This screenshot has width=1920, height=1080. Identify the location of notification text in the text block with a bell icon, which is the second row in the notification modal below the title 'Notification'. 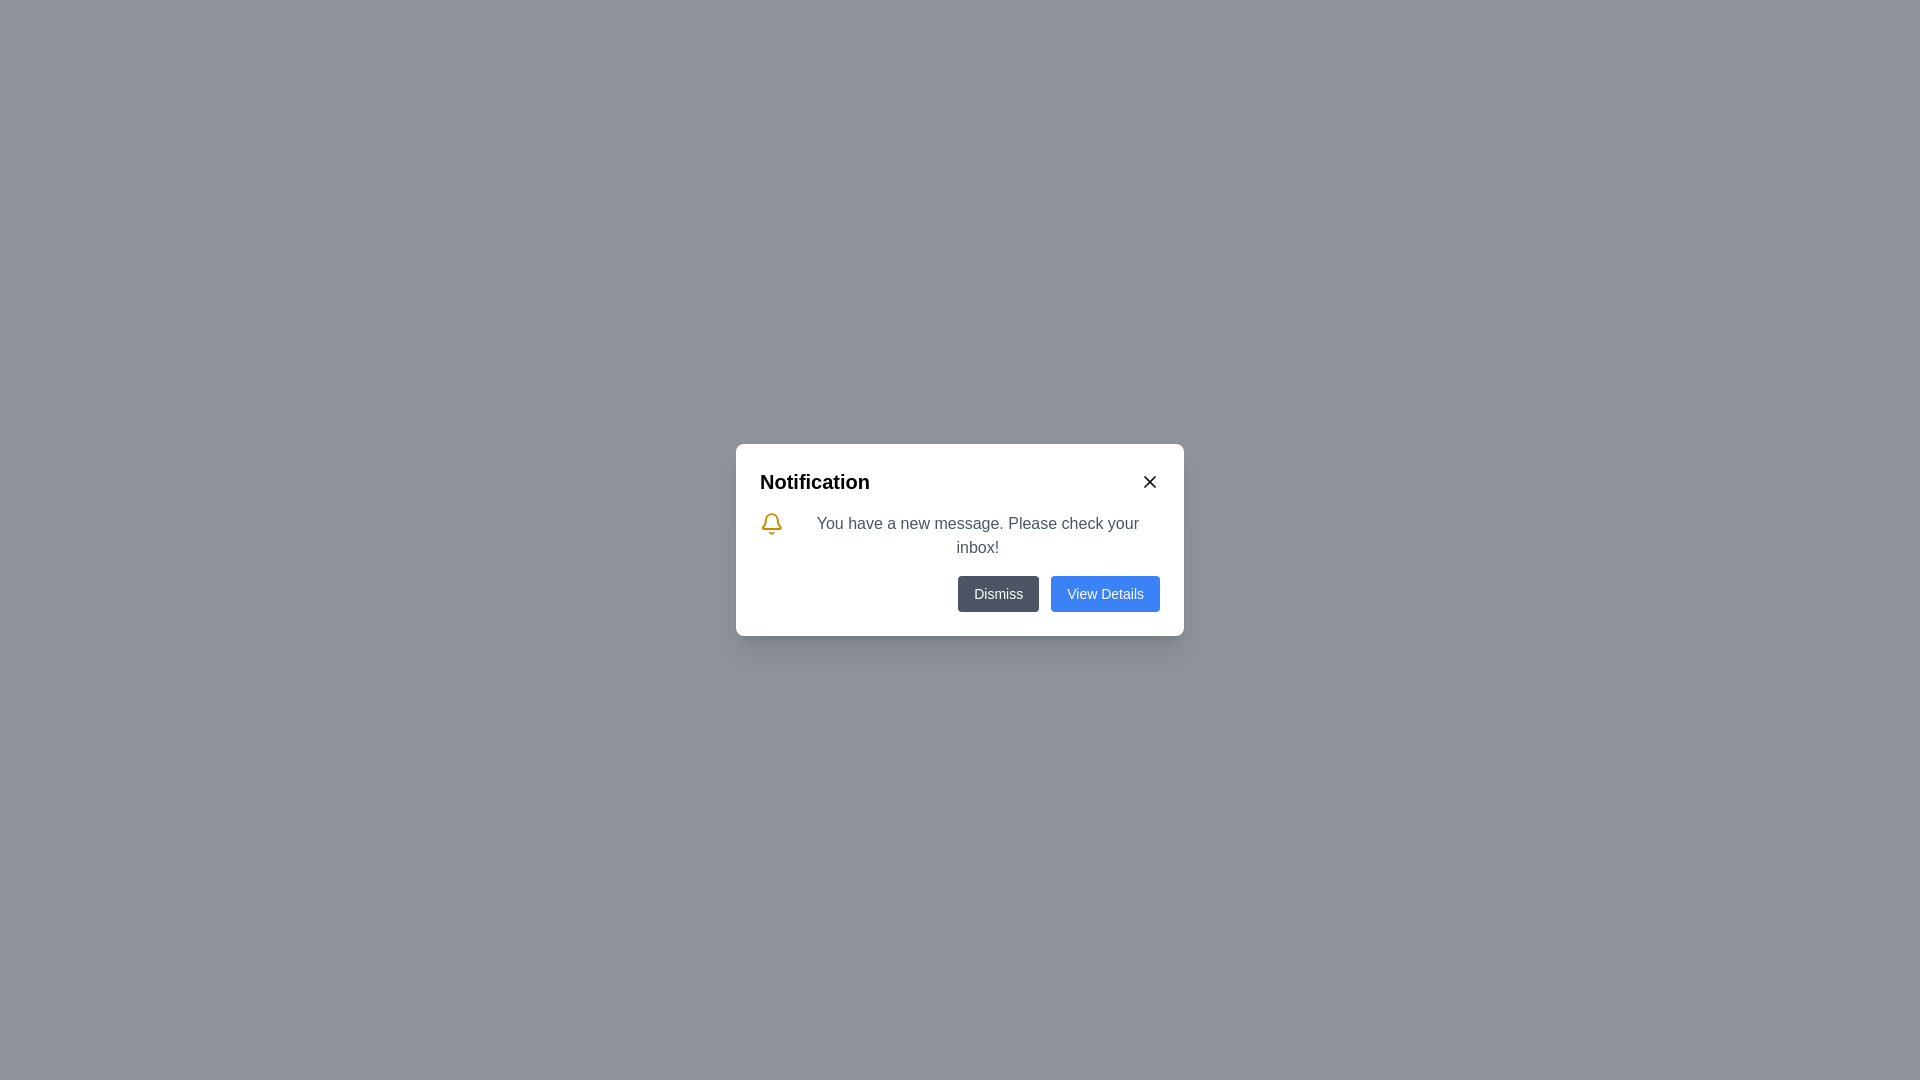
(960, 535).